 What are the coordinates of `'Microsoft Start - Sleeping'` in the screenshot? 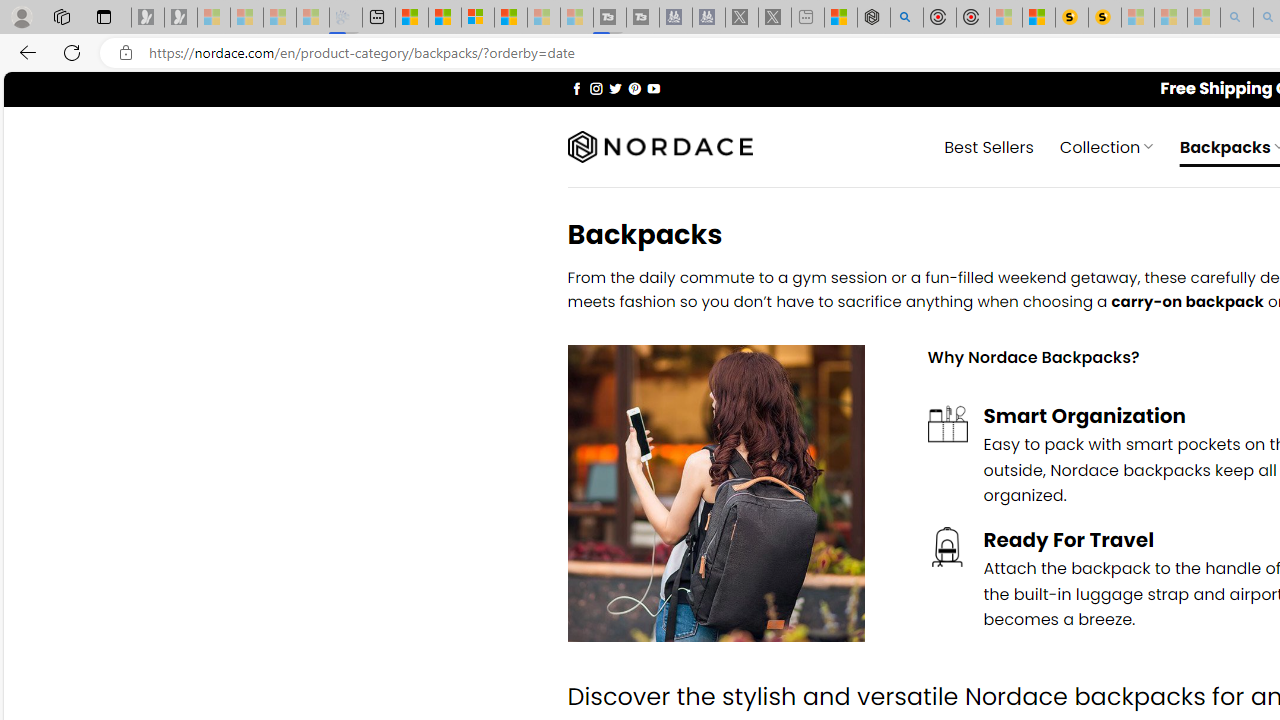 It's located at (544, 17).